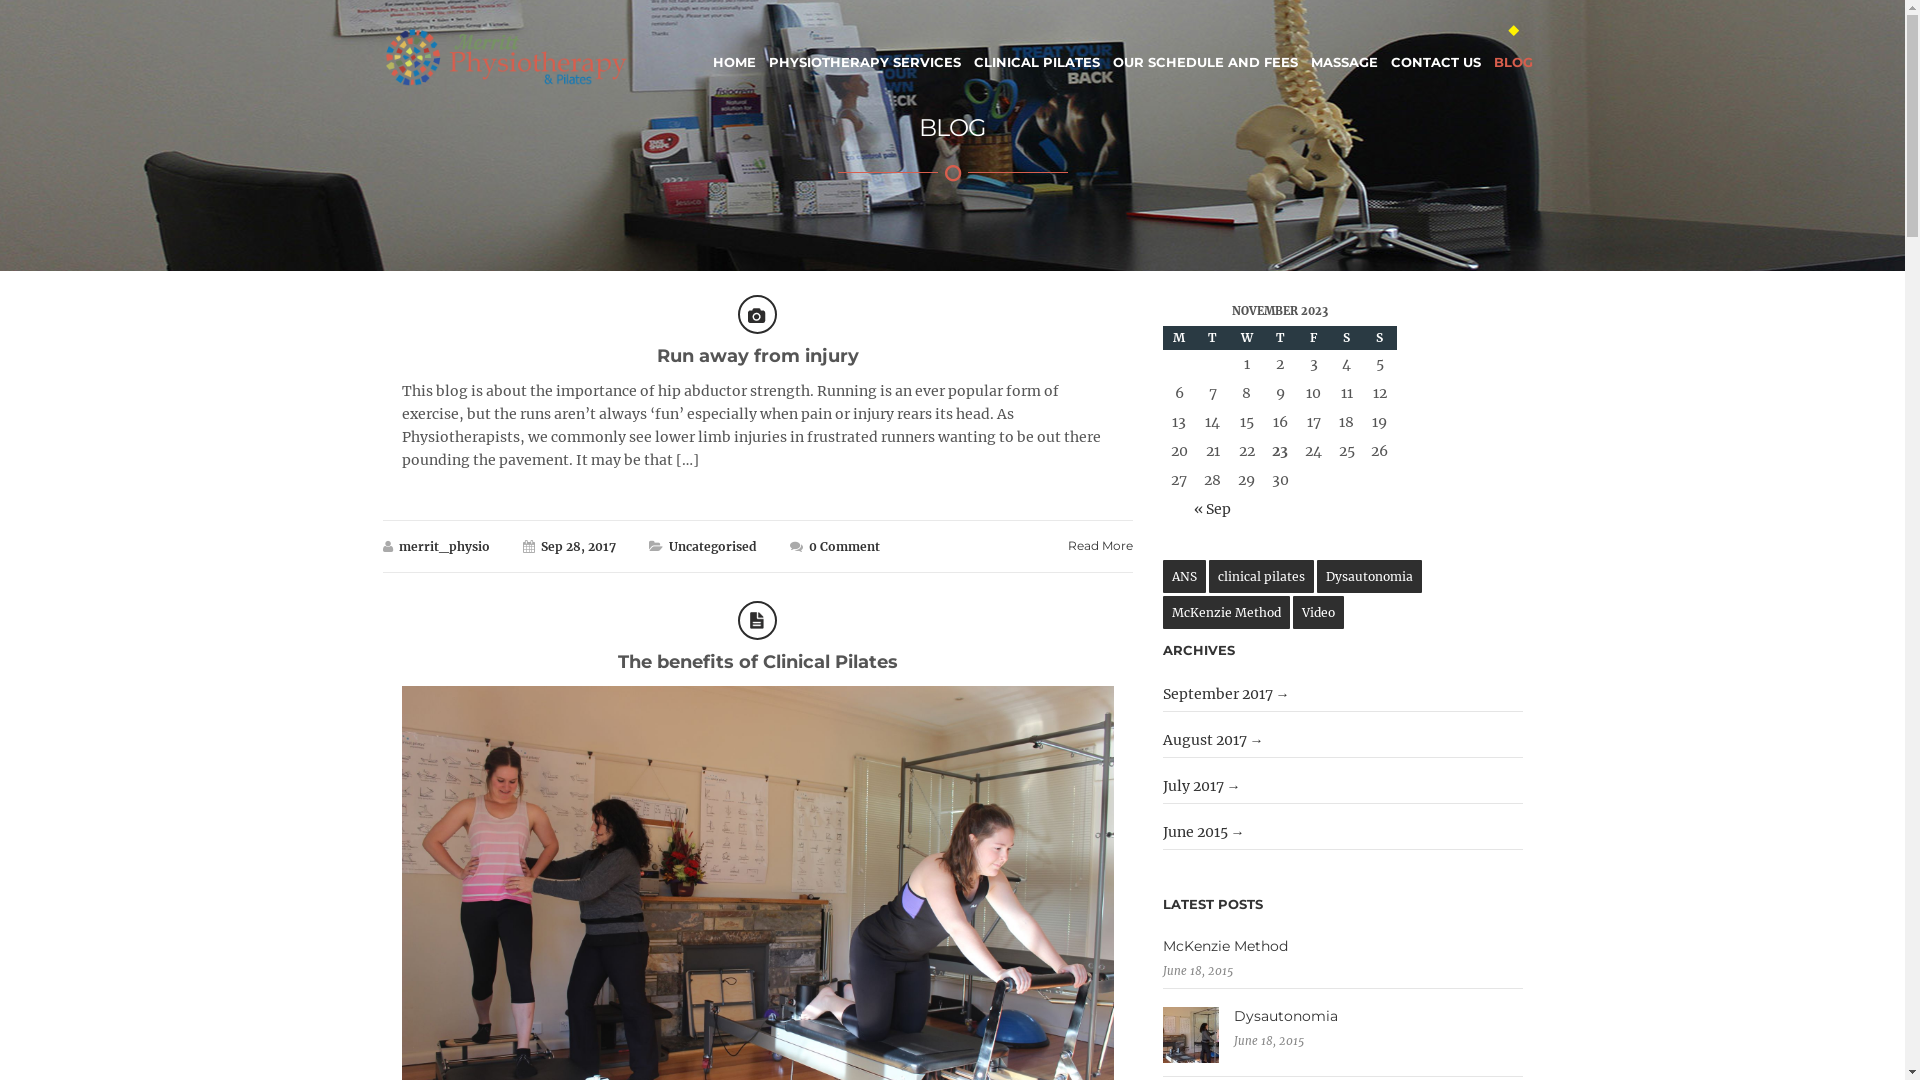 The image size is (1920, 1080). I want to click on 'Dysautonomia', so click(1343, 1015).